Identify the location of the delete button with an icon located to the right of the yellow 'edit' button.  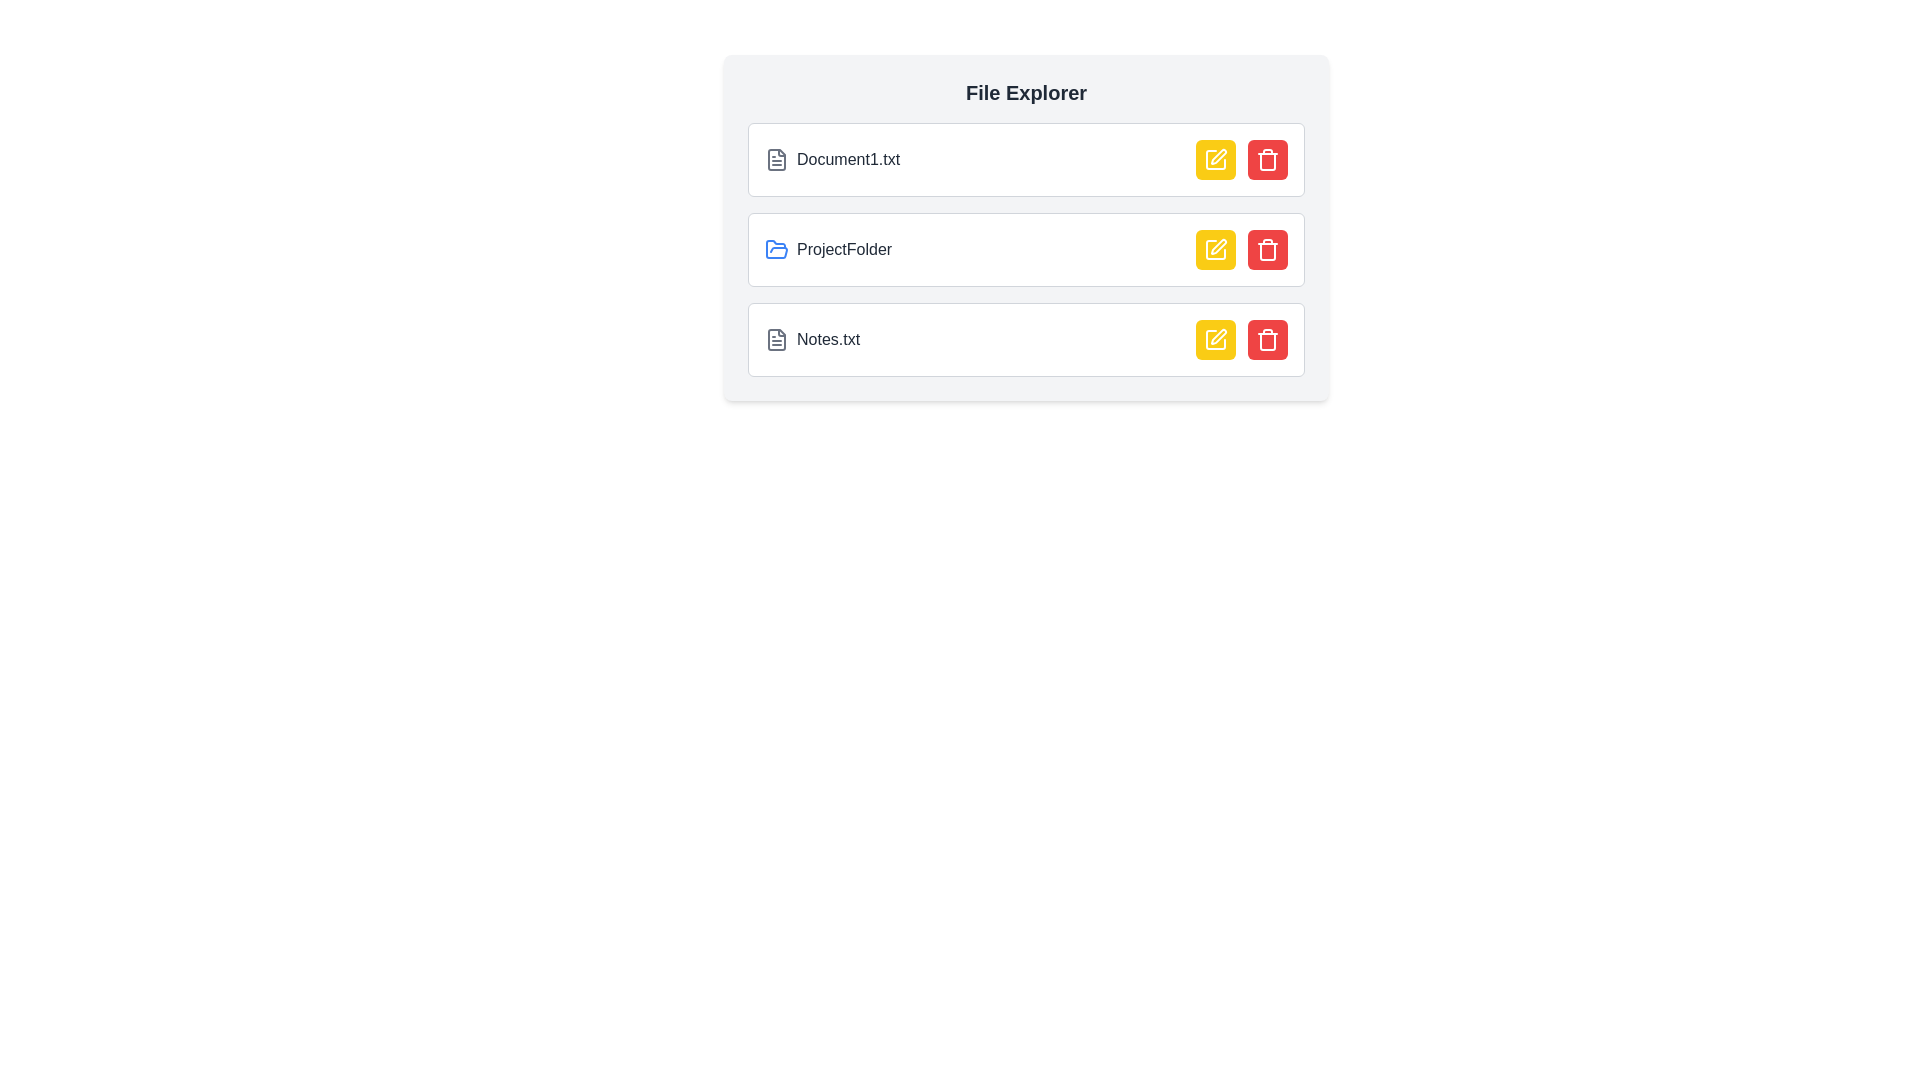
(1266, 338).